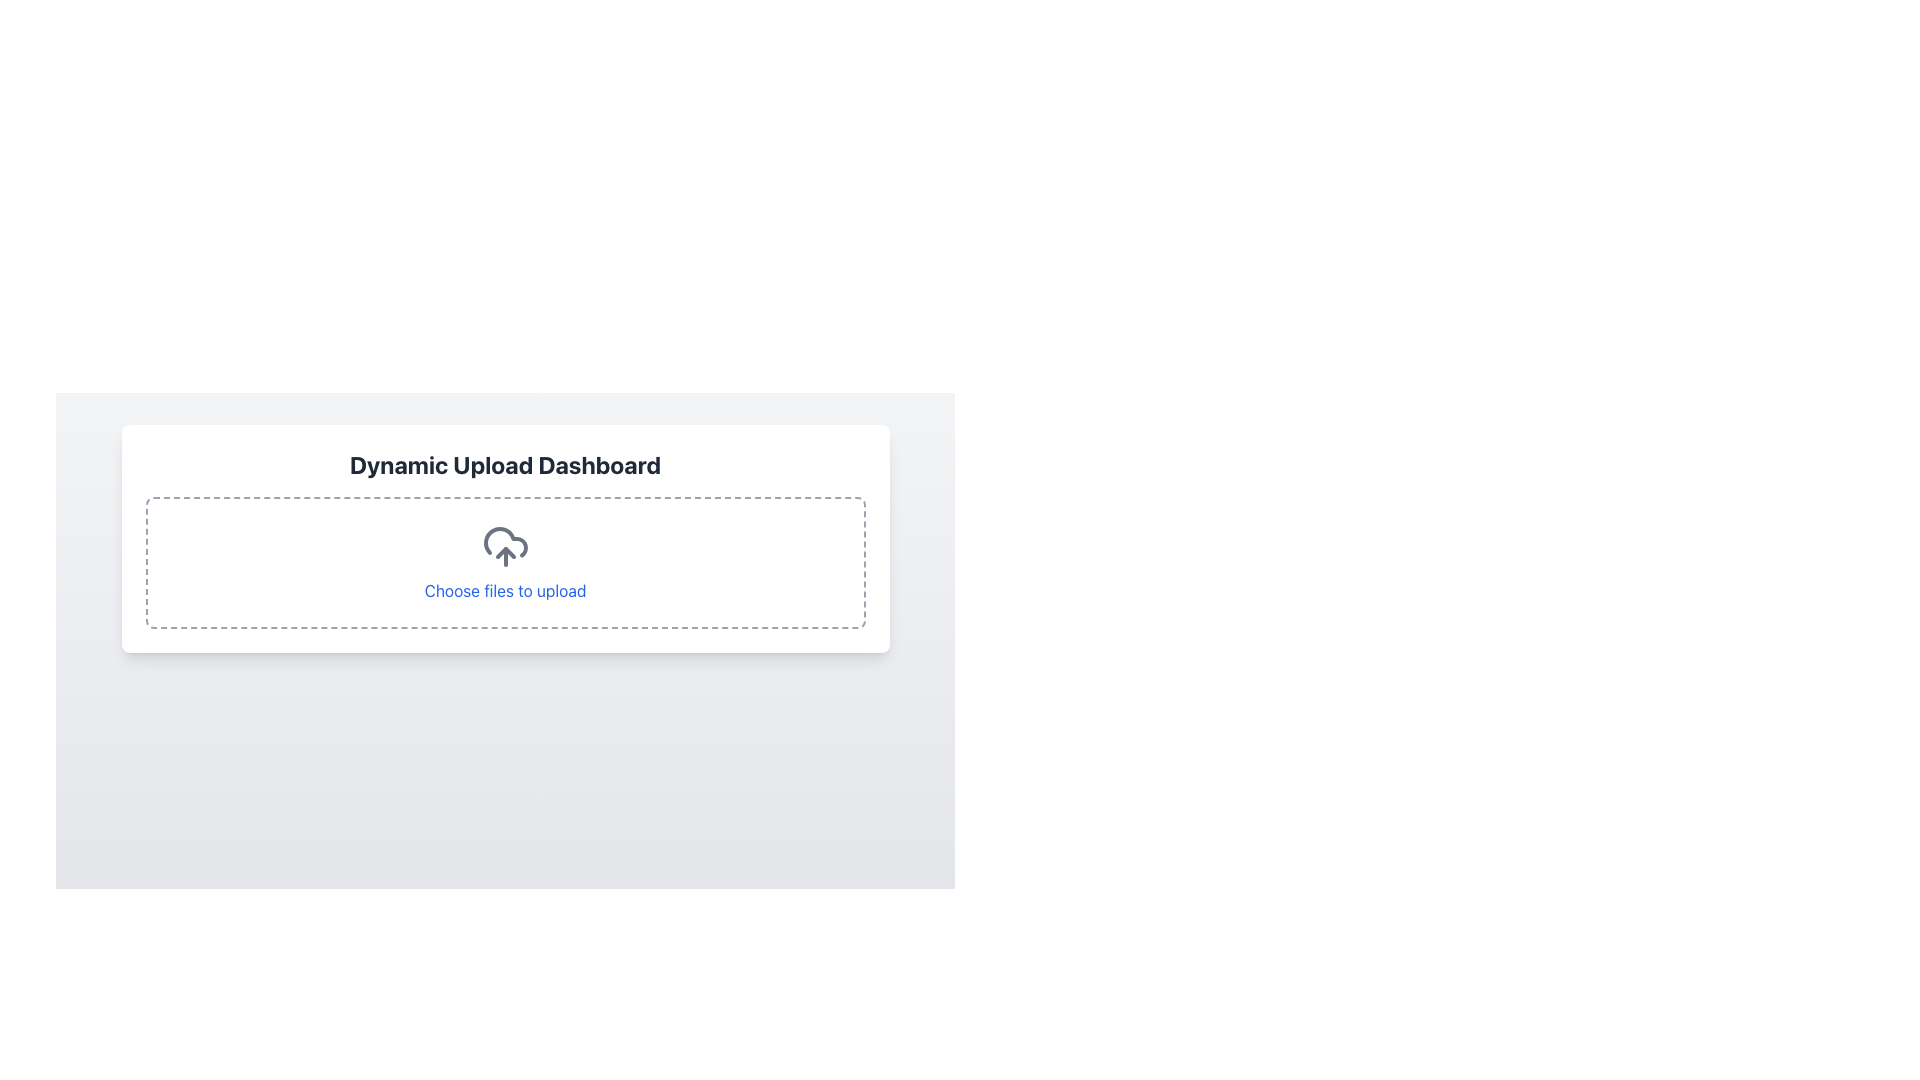 This screenshot has width=1920, height=1080. Describe the element at coordinates (505, 538) in the screenshot. I see `the file upload interface section, which is centrally located on the page and prompts users to select files for upload` at that location.